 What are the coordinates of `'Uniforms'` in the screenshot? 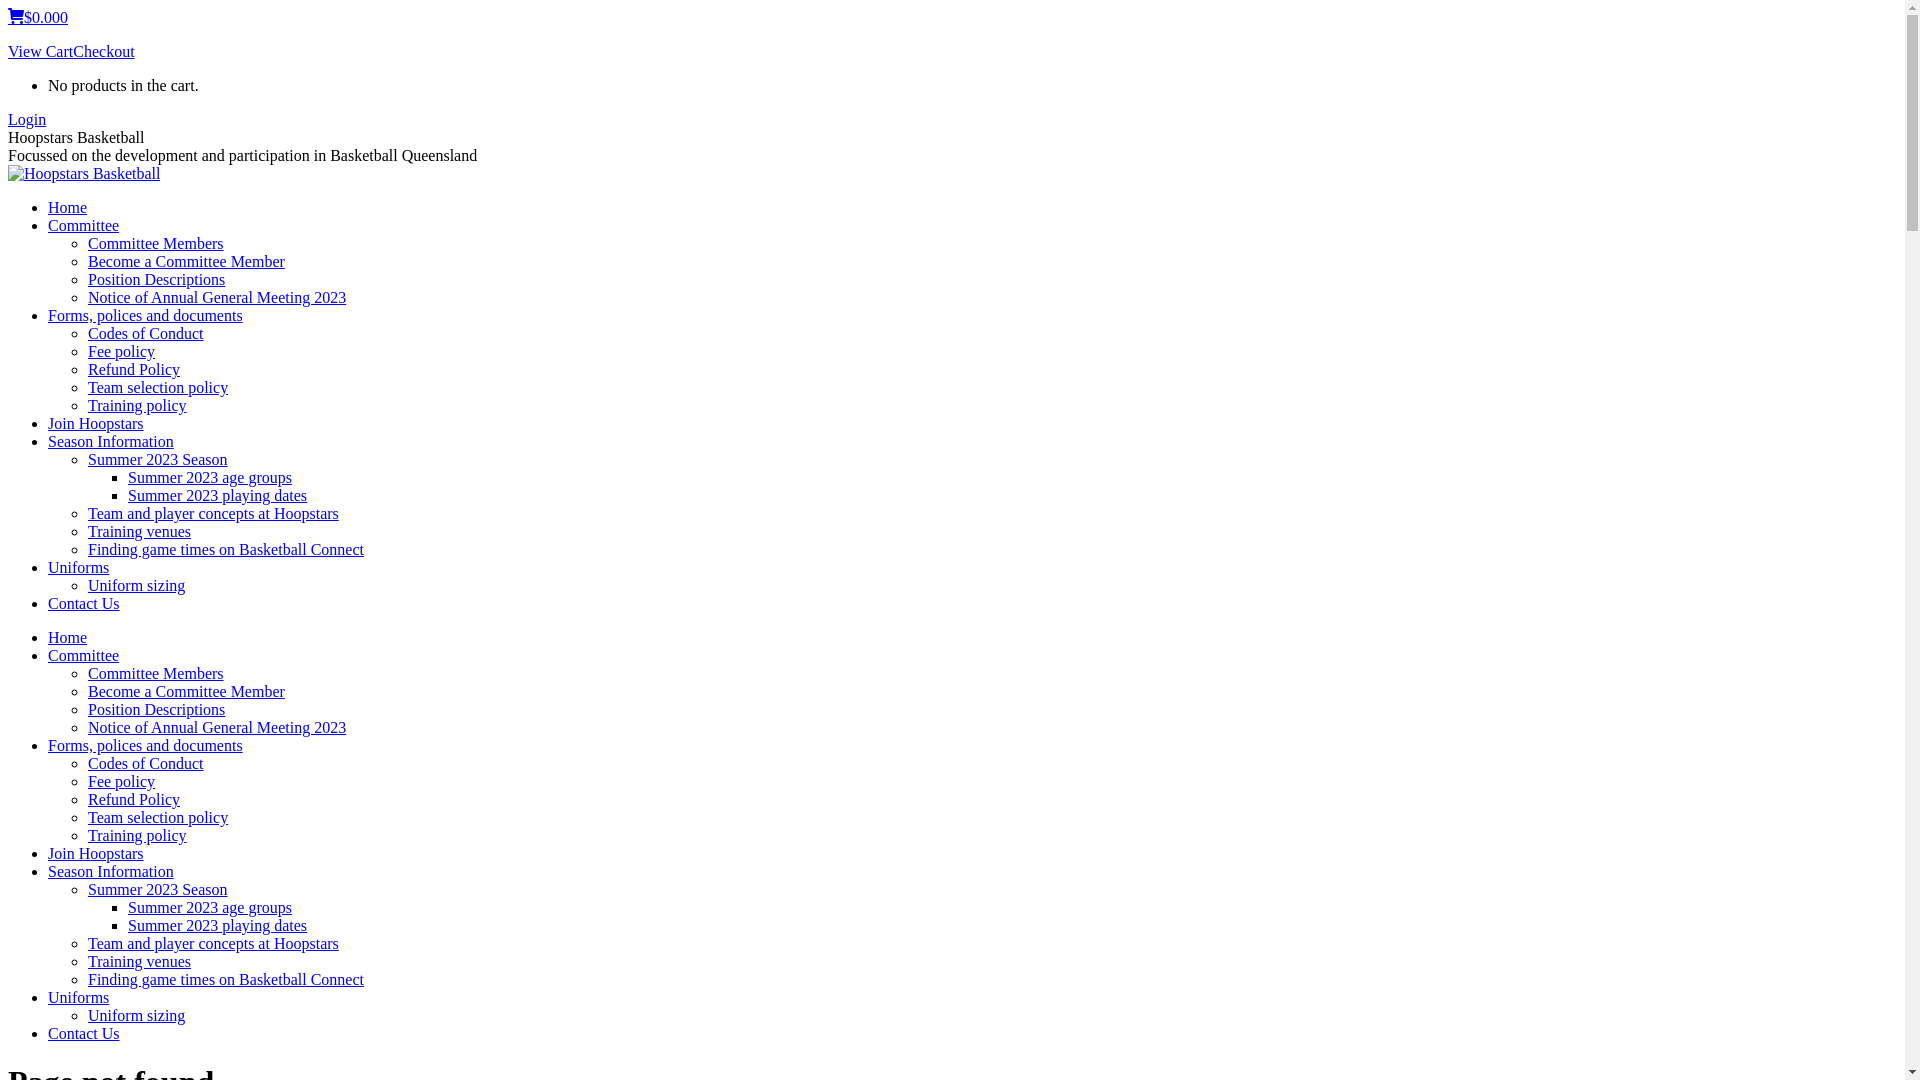 It's located at (78, 567).